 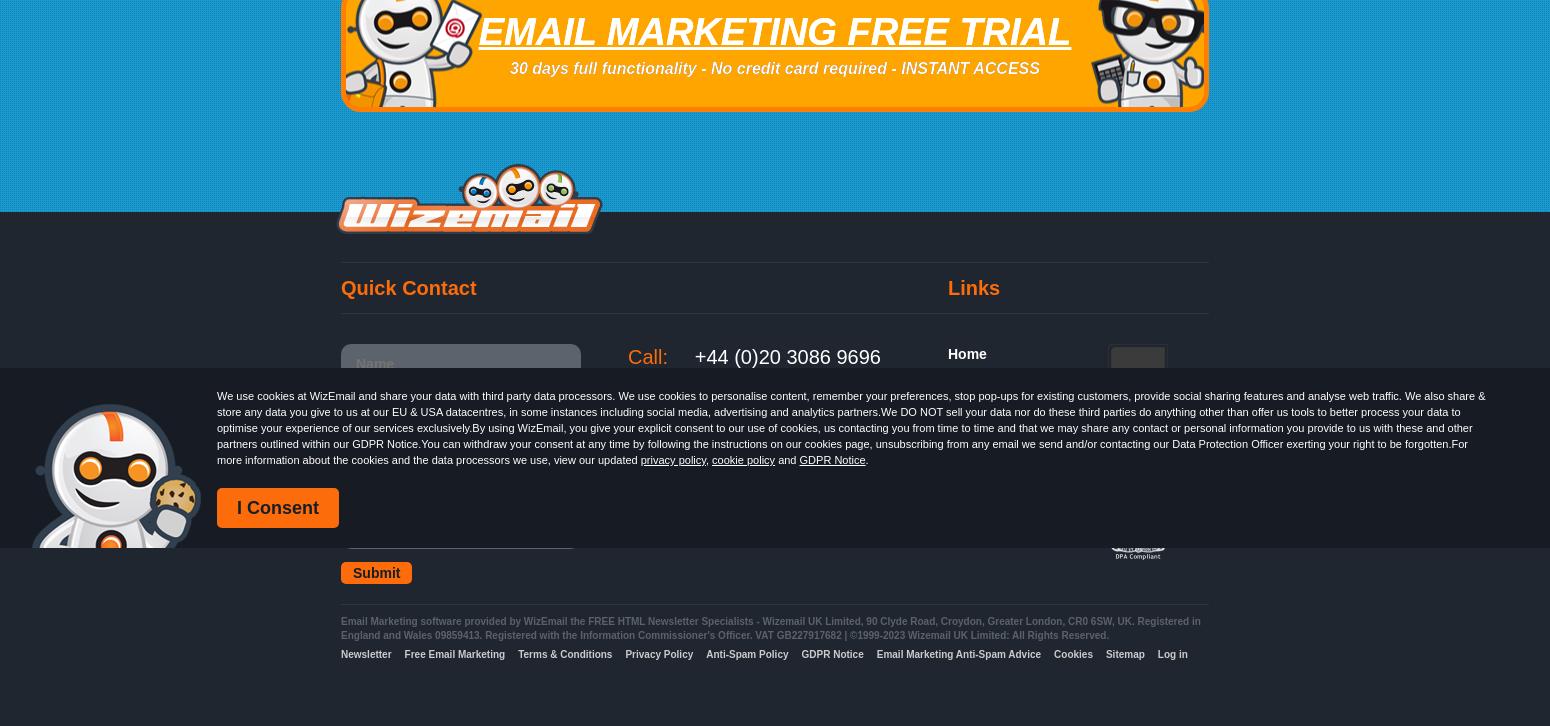 What do you see at coordinates (1171, 653) in the screenshot?
I see `'Log in'` at bounding box center [1171, 653].